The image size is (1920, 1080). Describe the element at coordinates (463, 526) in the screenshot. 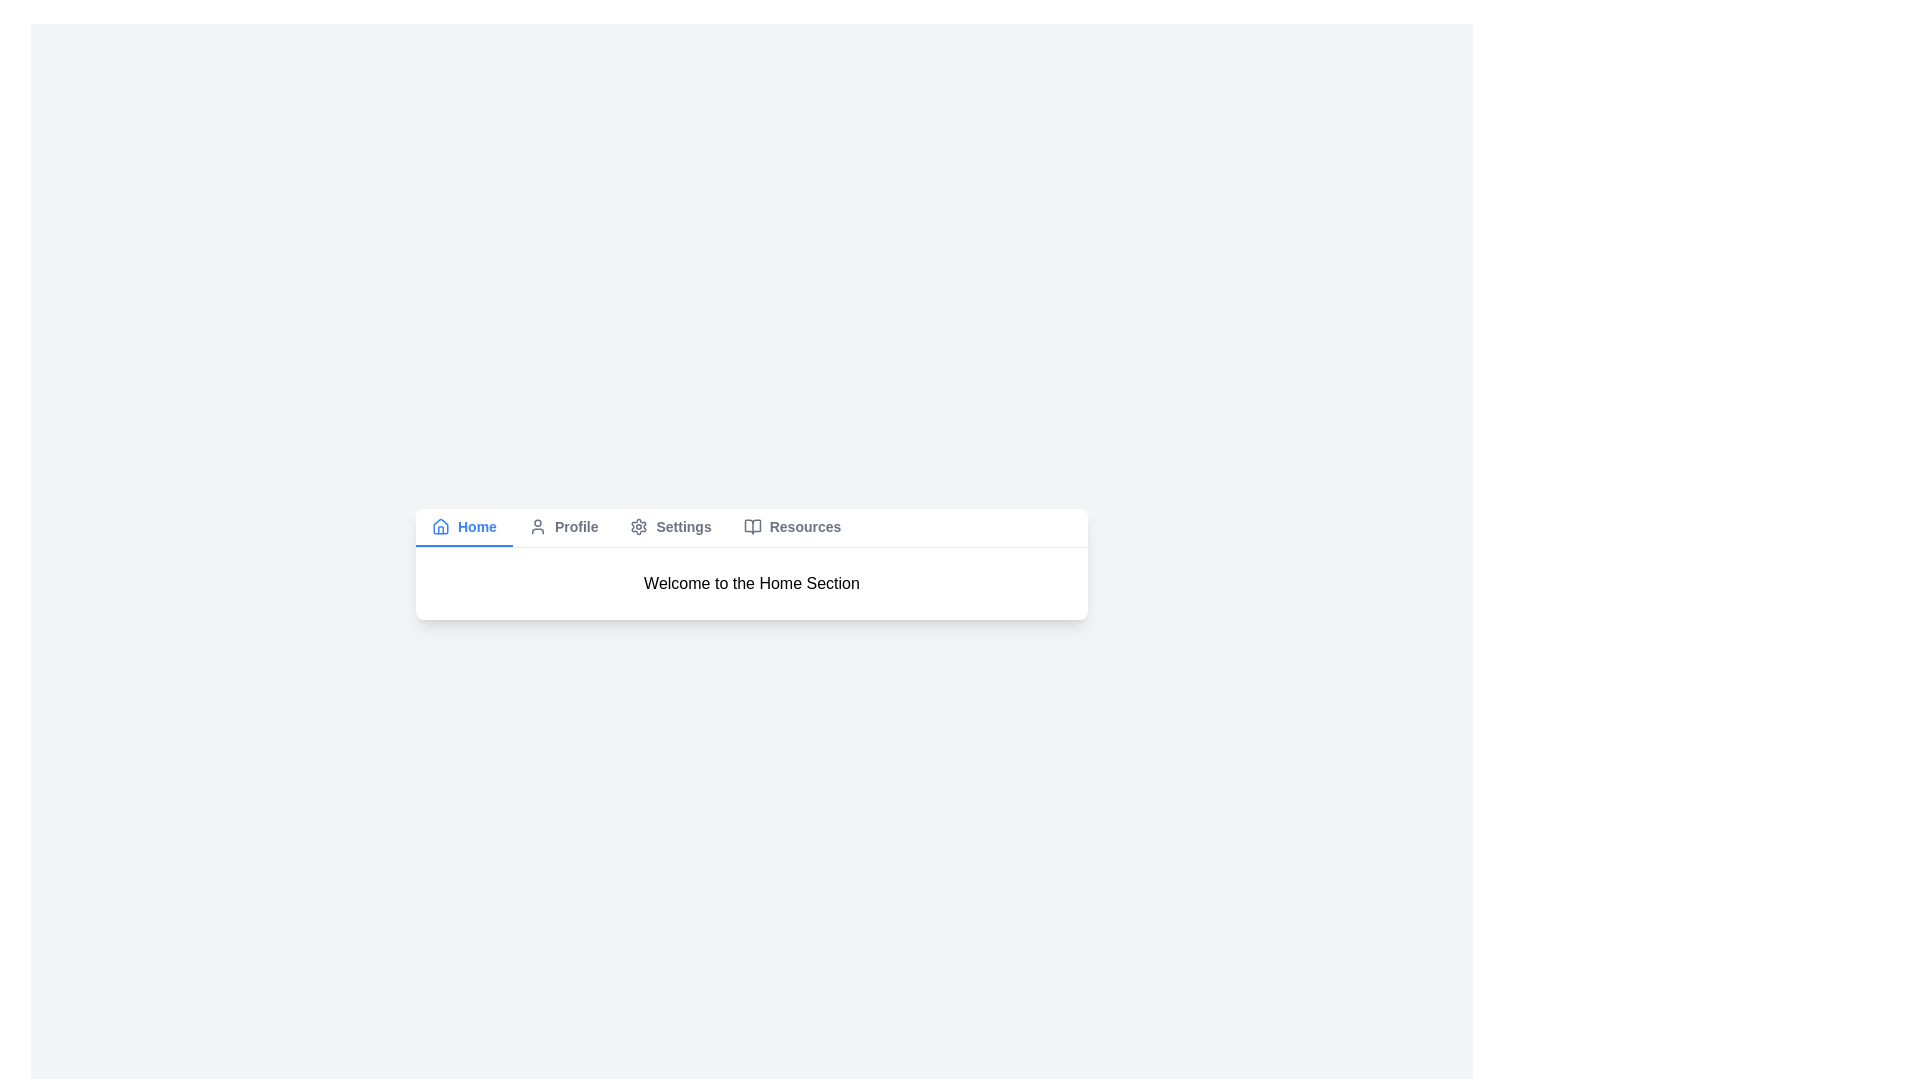

I see `the 'Home' button, which is styled prominently with blue color and bold font, featuring a house icon on the left and a blue border at the bottom` at that location.